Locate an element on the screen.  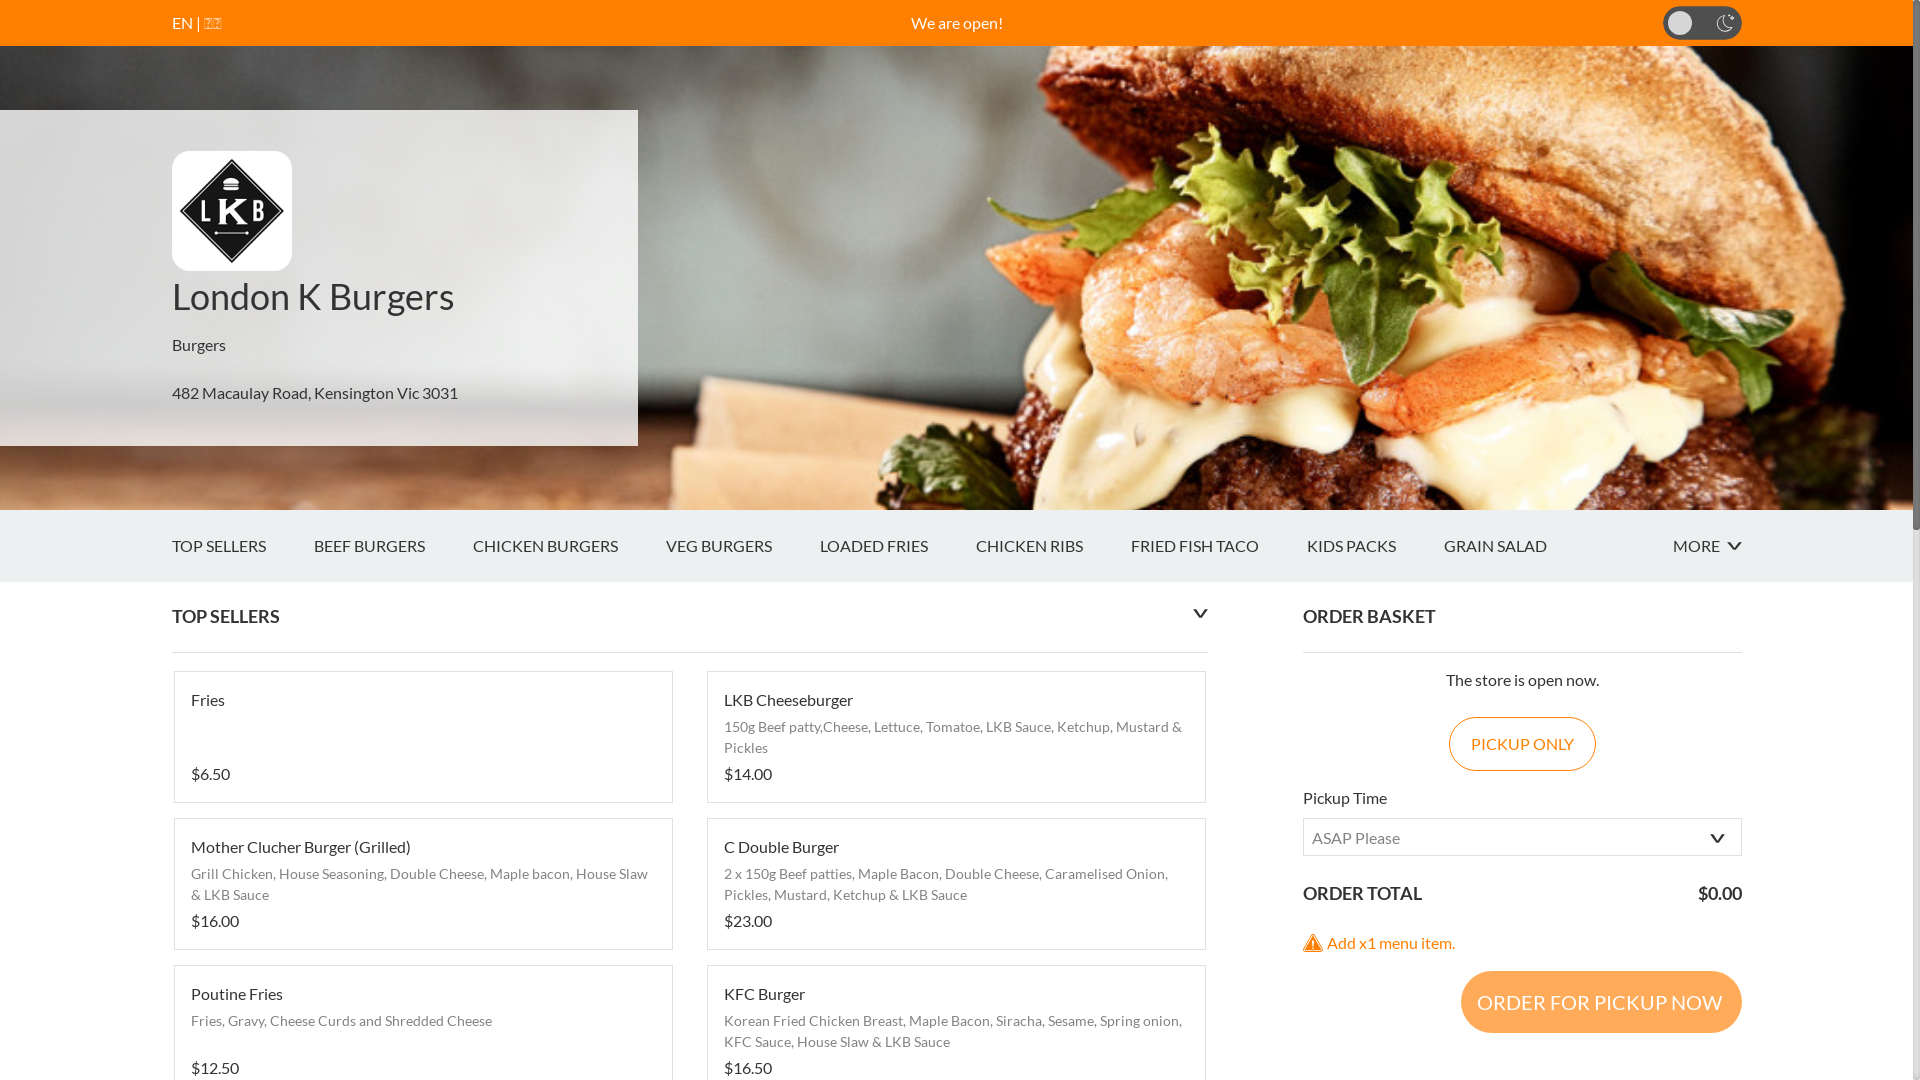
'MORE' is located at coordinates (1671, 546).